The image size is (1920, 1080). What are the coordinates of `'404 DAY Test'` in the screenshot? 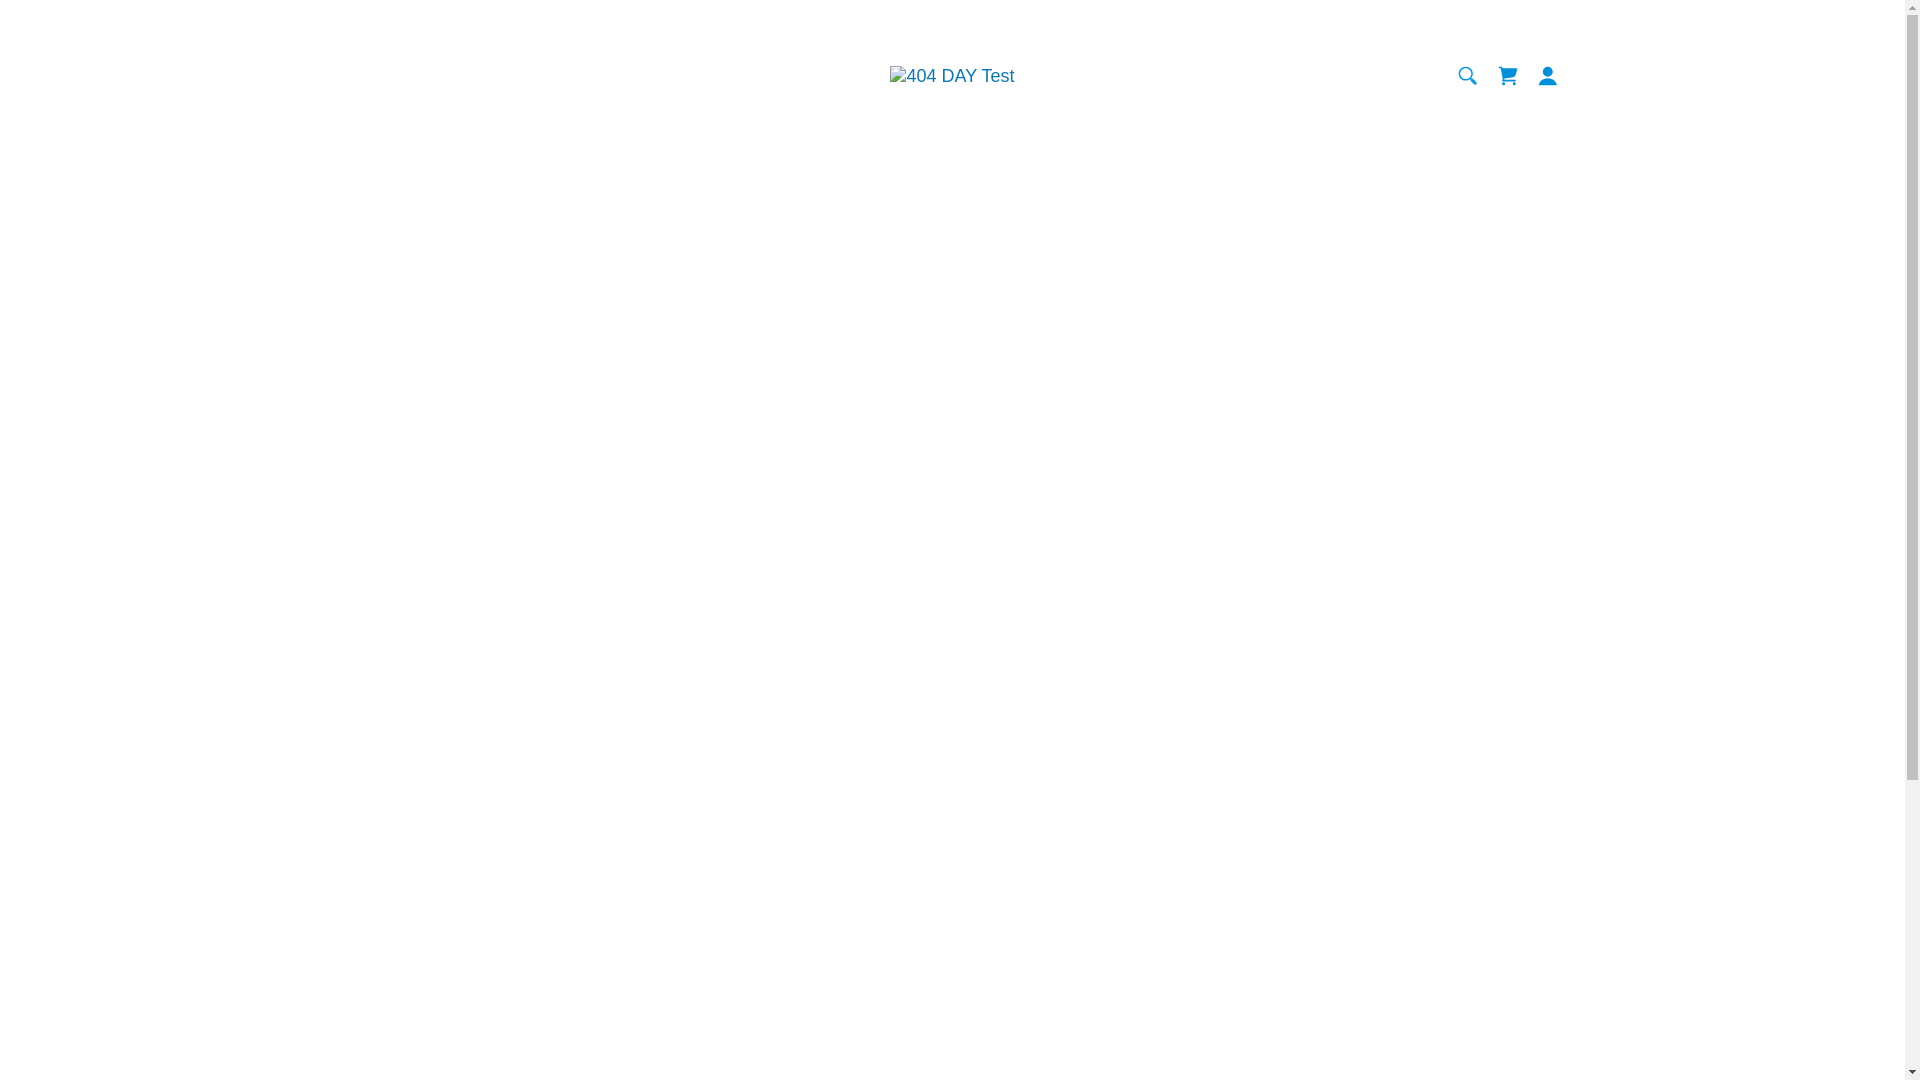 It's located at (888, 73).